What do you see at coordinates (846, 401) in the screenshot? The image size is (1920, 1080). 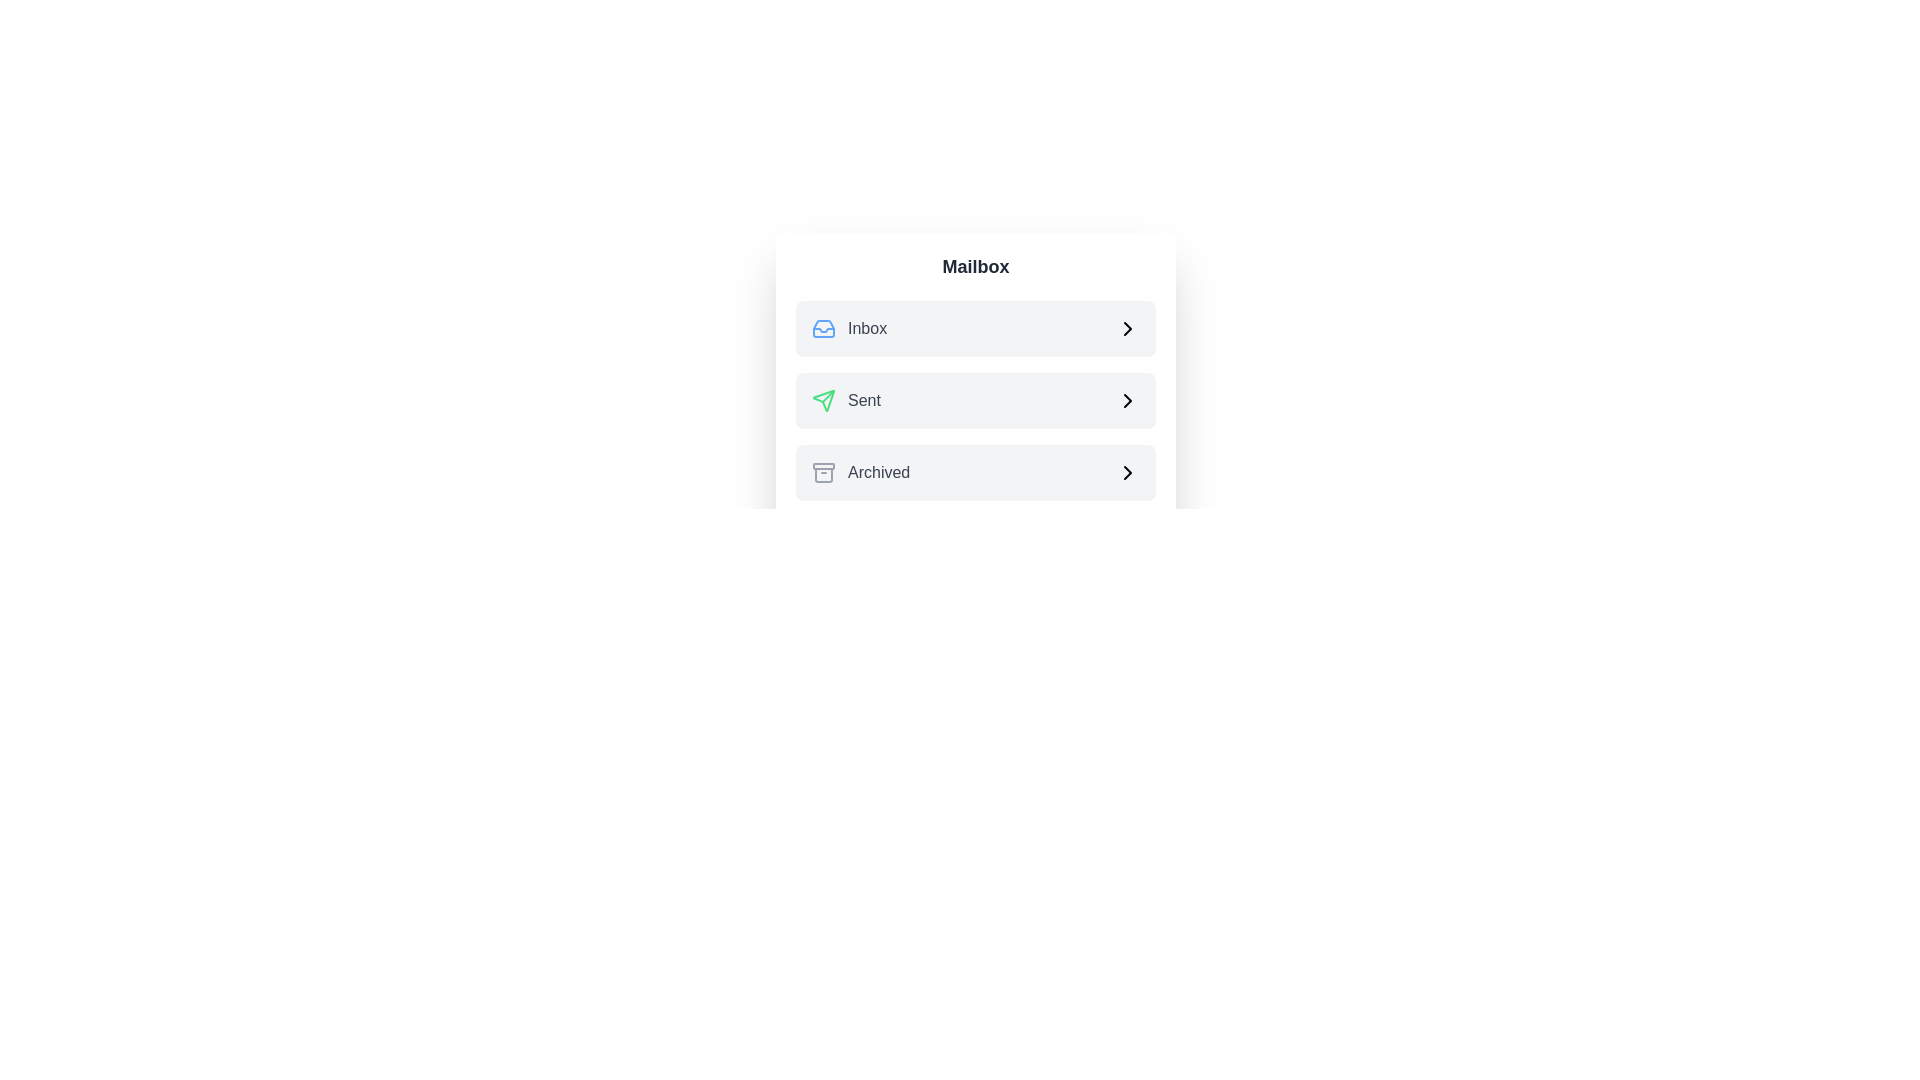 I see `the 'Sent' navigation item, which is the second option in the vertical navigation menu` at bounding box center [846, 401].